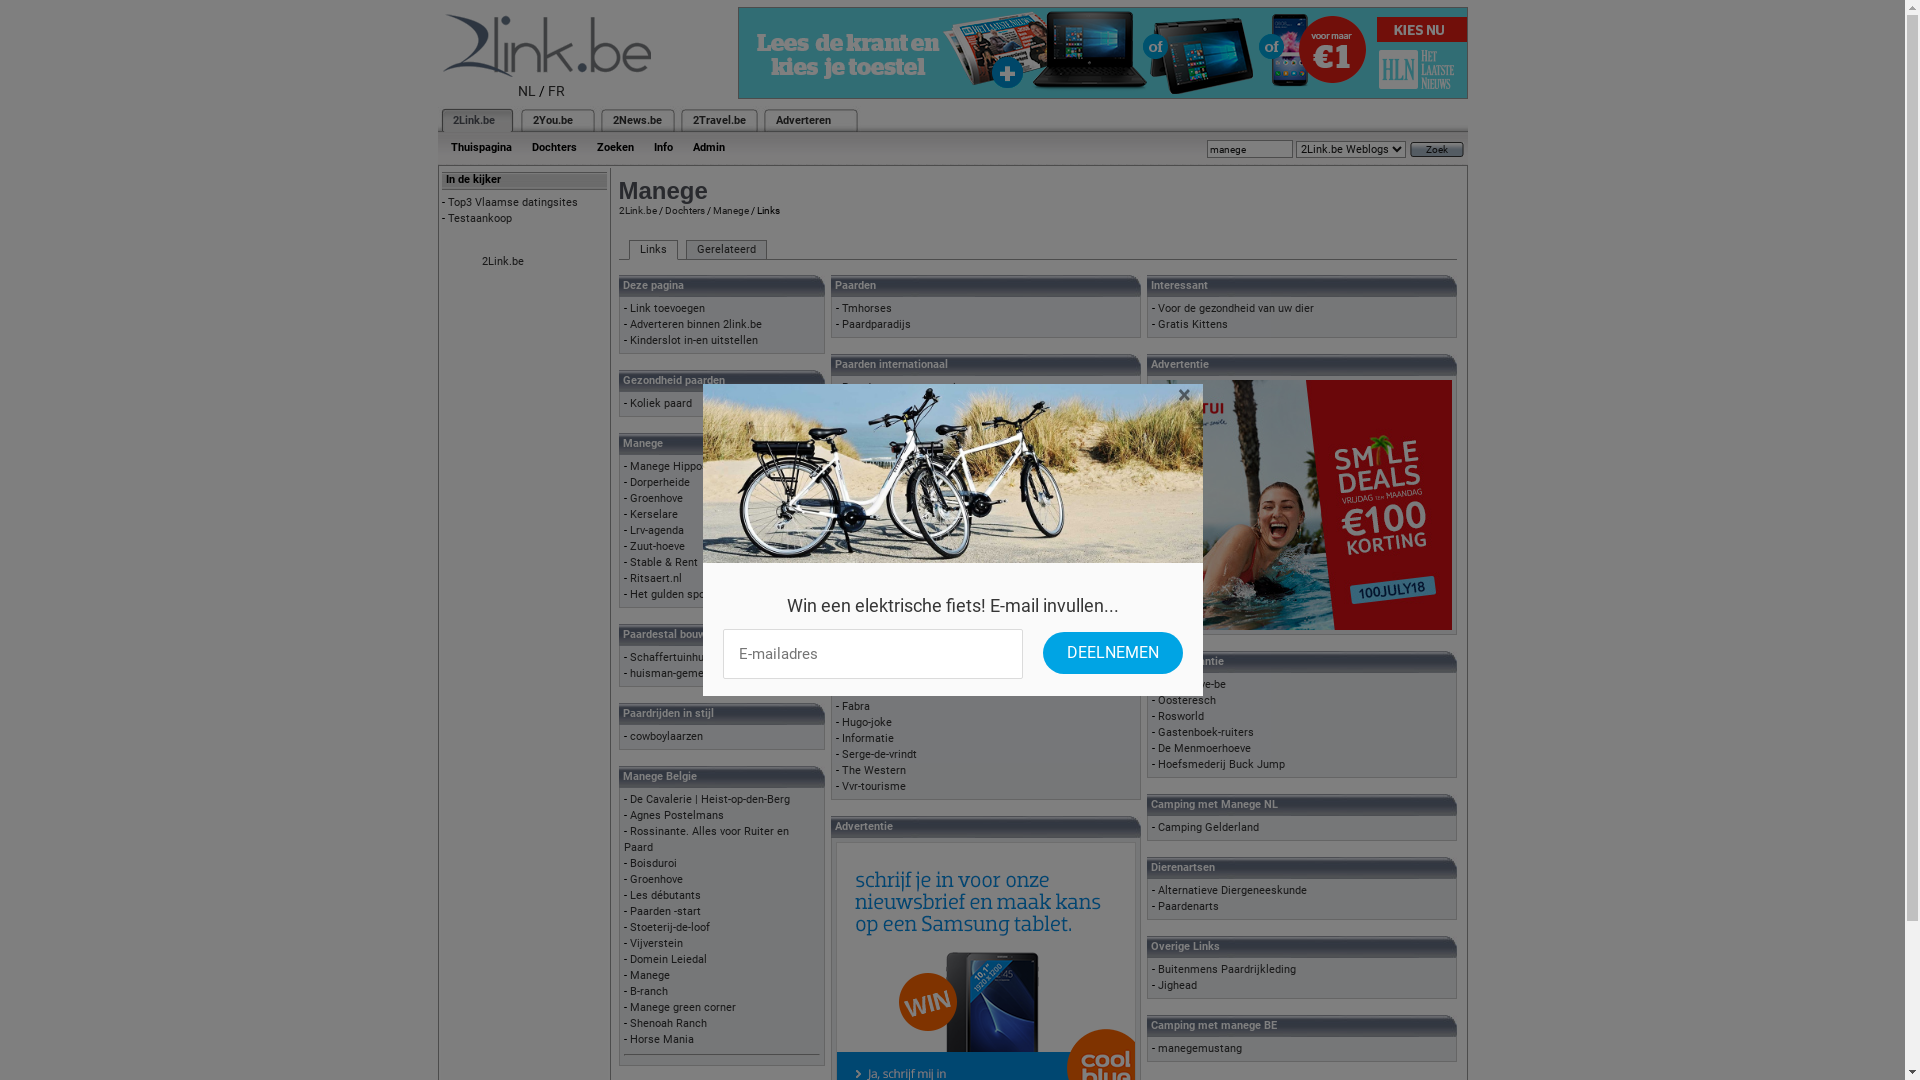 The height and width of the screenshot is (1080, 1920). I want to click on 'Vielseitigkeitsreiten', so click(841, 530).